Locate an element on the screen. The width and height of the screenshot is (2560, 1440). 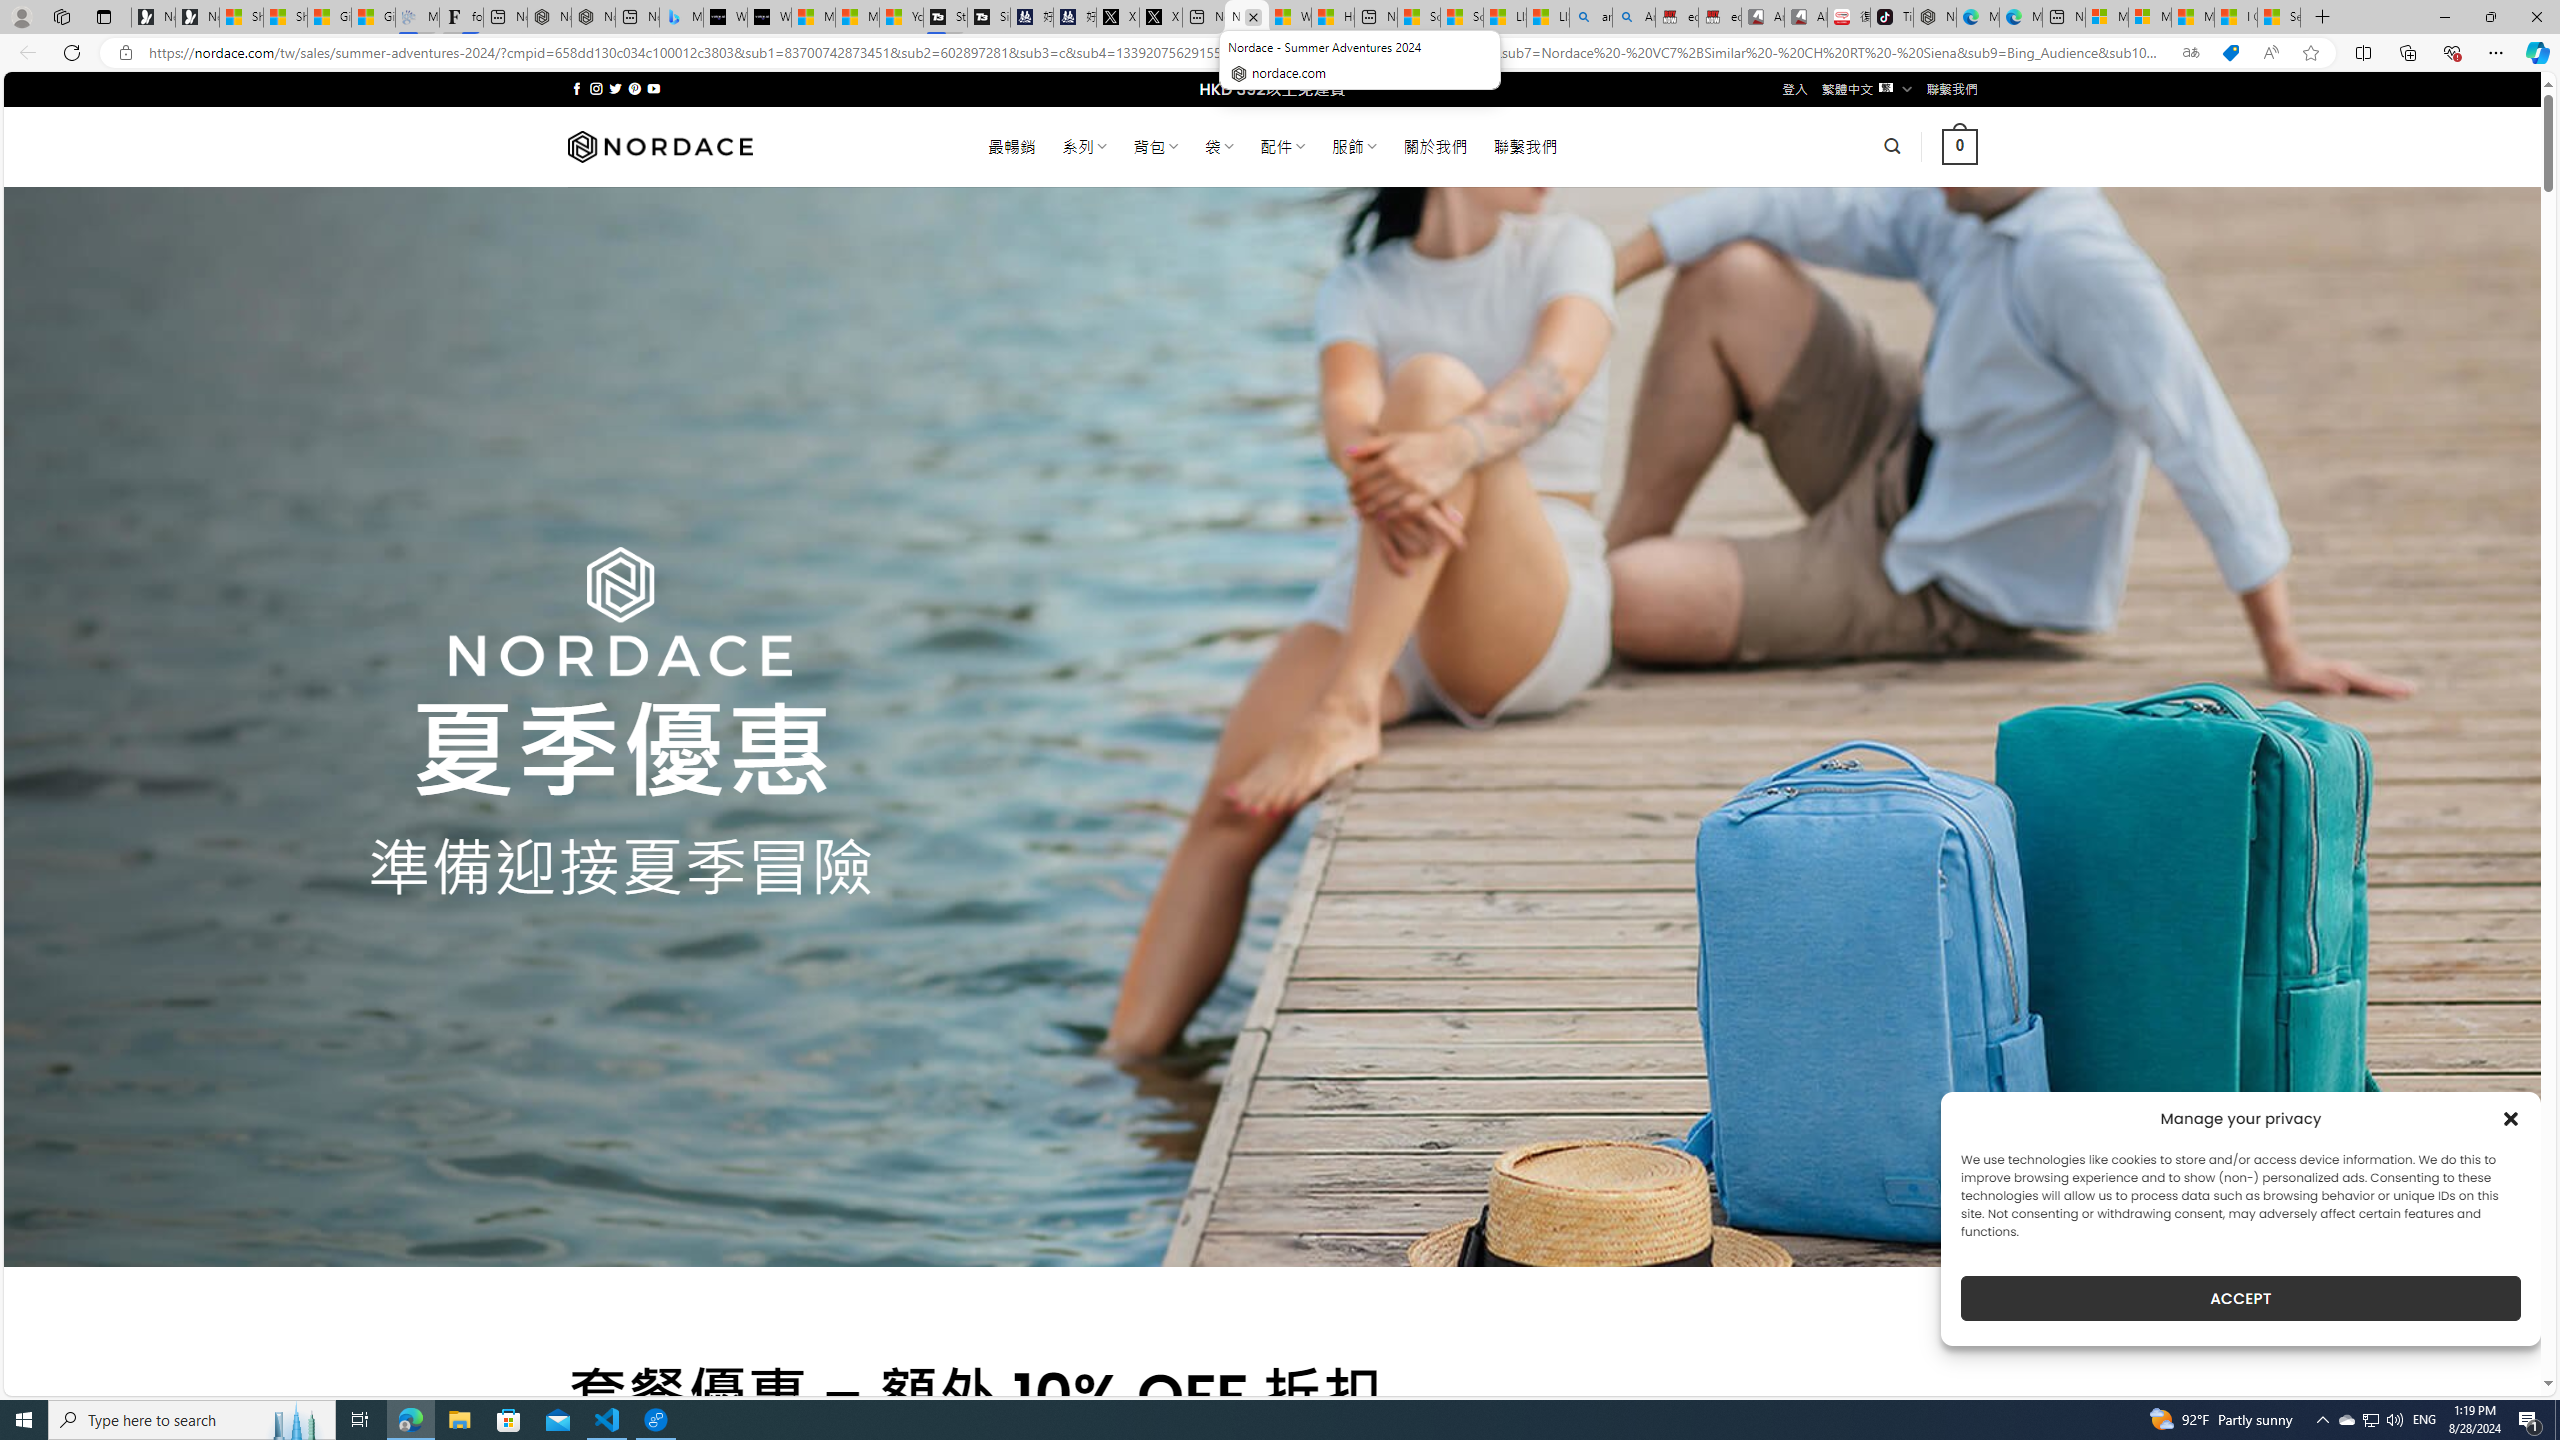
'All Cubot phones' is located at coordinates (1805, 16).